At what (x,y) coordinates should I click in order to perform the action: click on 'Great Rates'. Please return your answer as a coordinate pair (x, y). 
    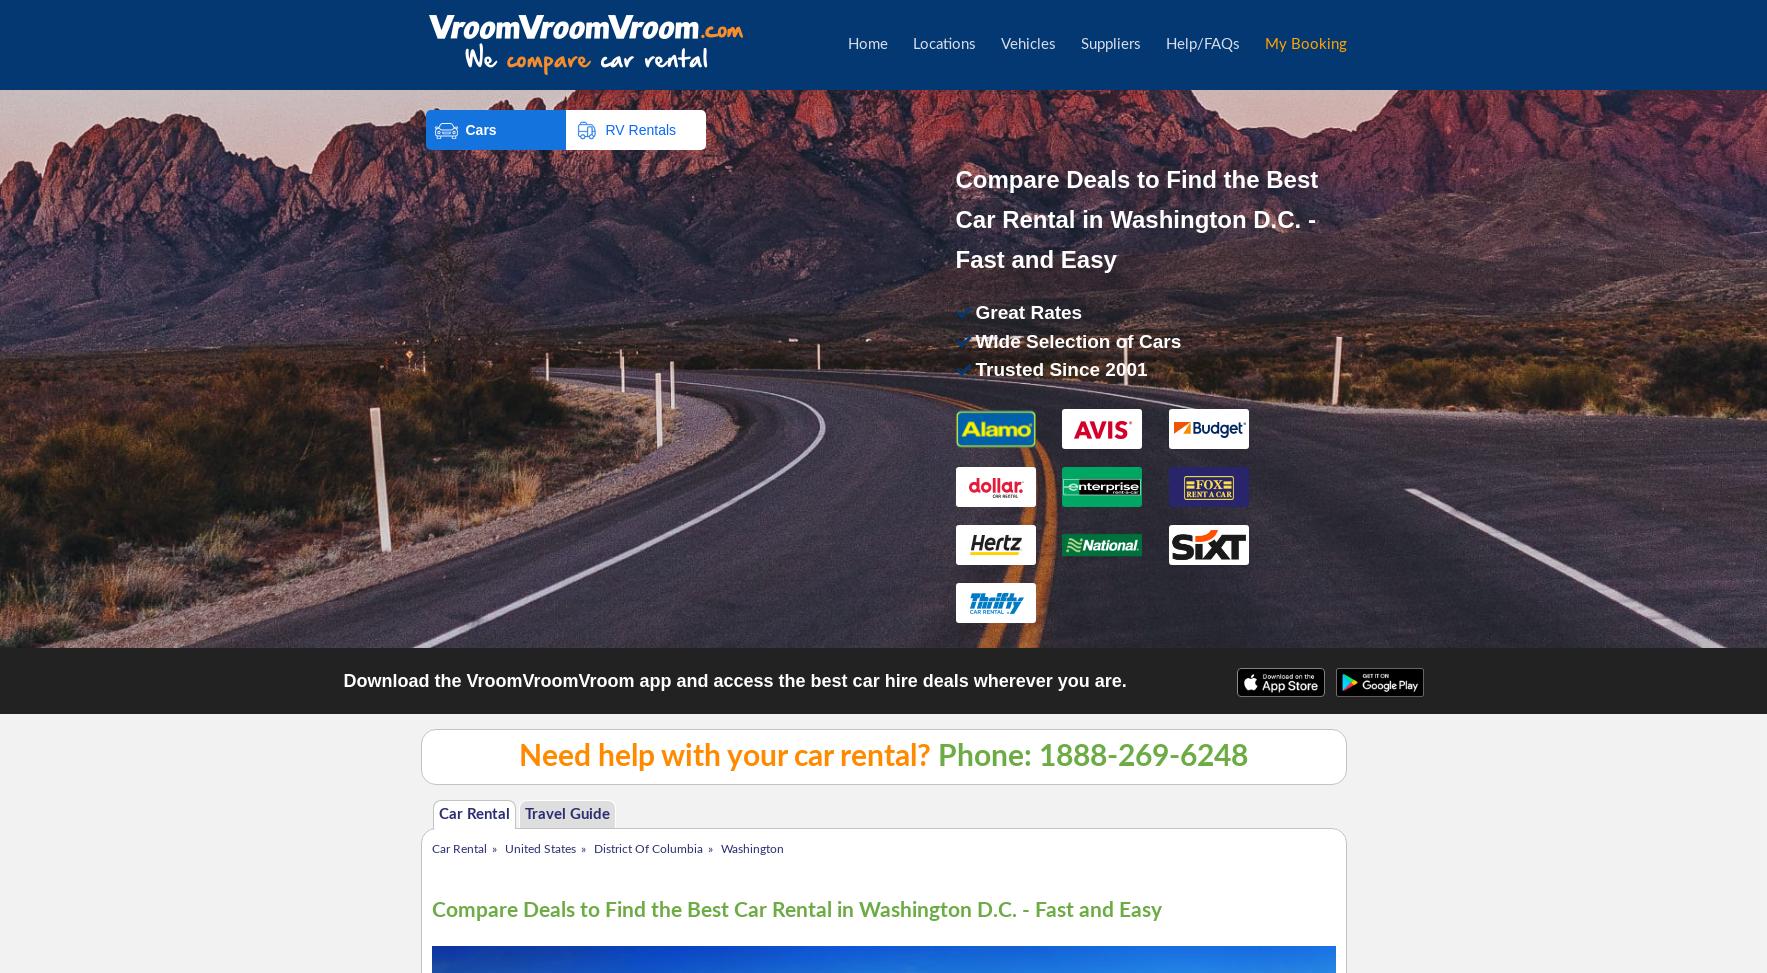
    Looking at the image, I should click on (975, 312).